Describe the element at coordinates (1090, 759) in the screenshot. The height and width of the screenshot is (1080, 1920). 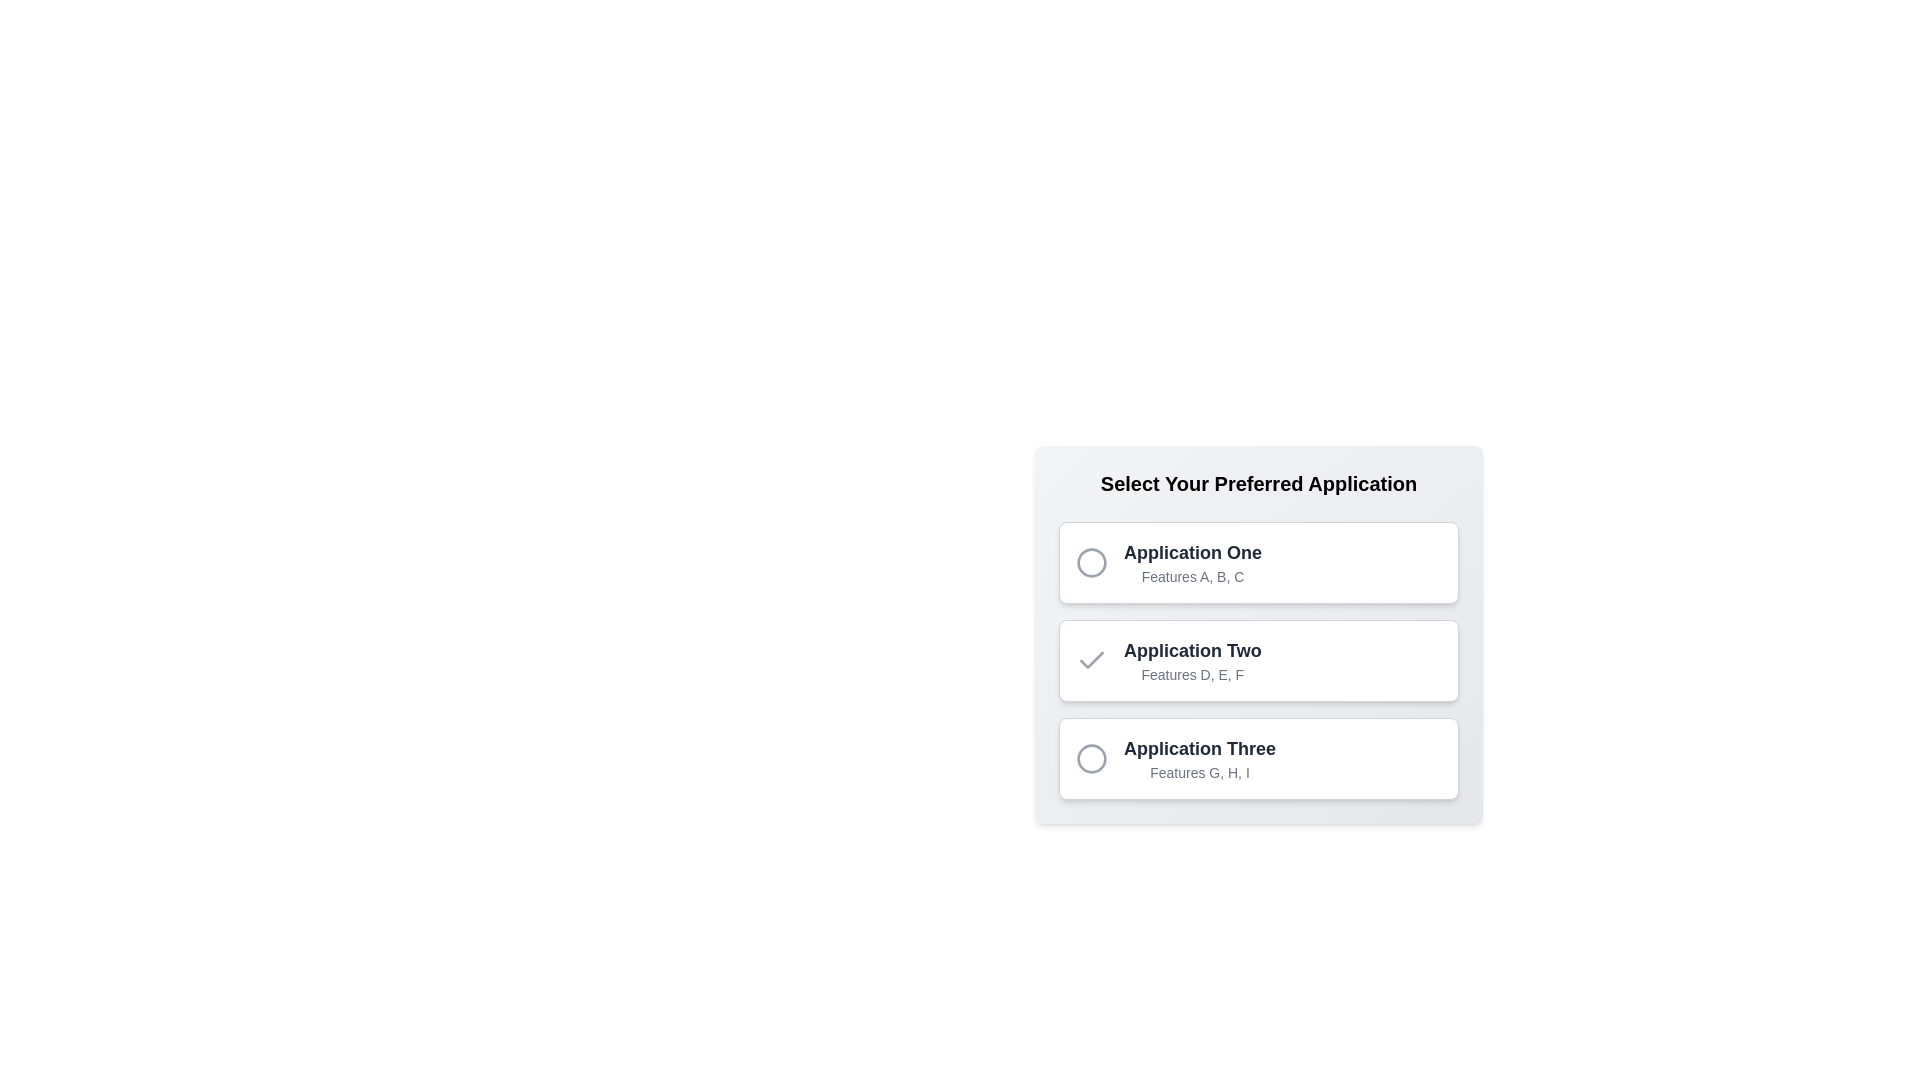
I see `the Circular interactive icon associated with 'Application Three'` at that location.